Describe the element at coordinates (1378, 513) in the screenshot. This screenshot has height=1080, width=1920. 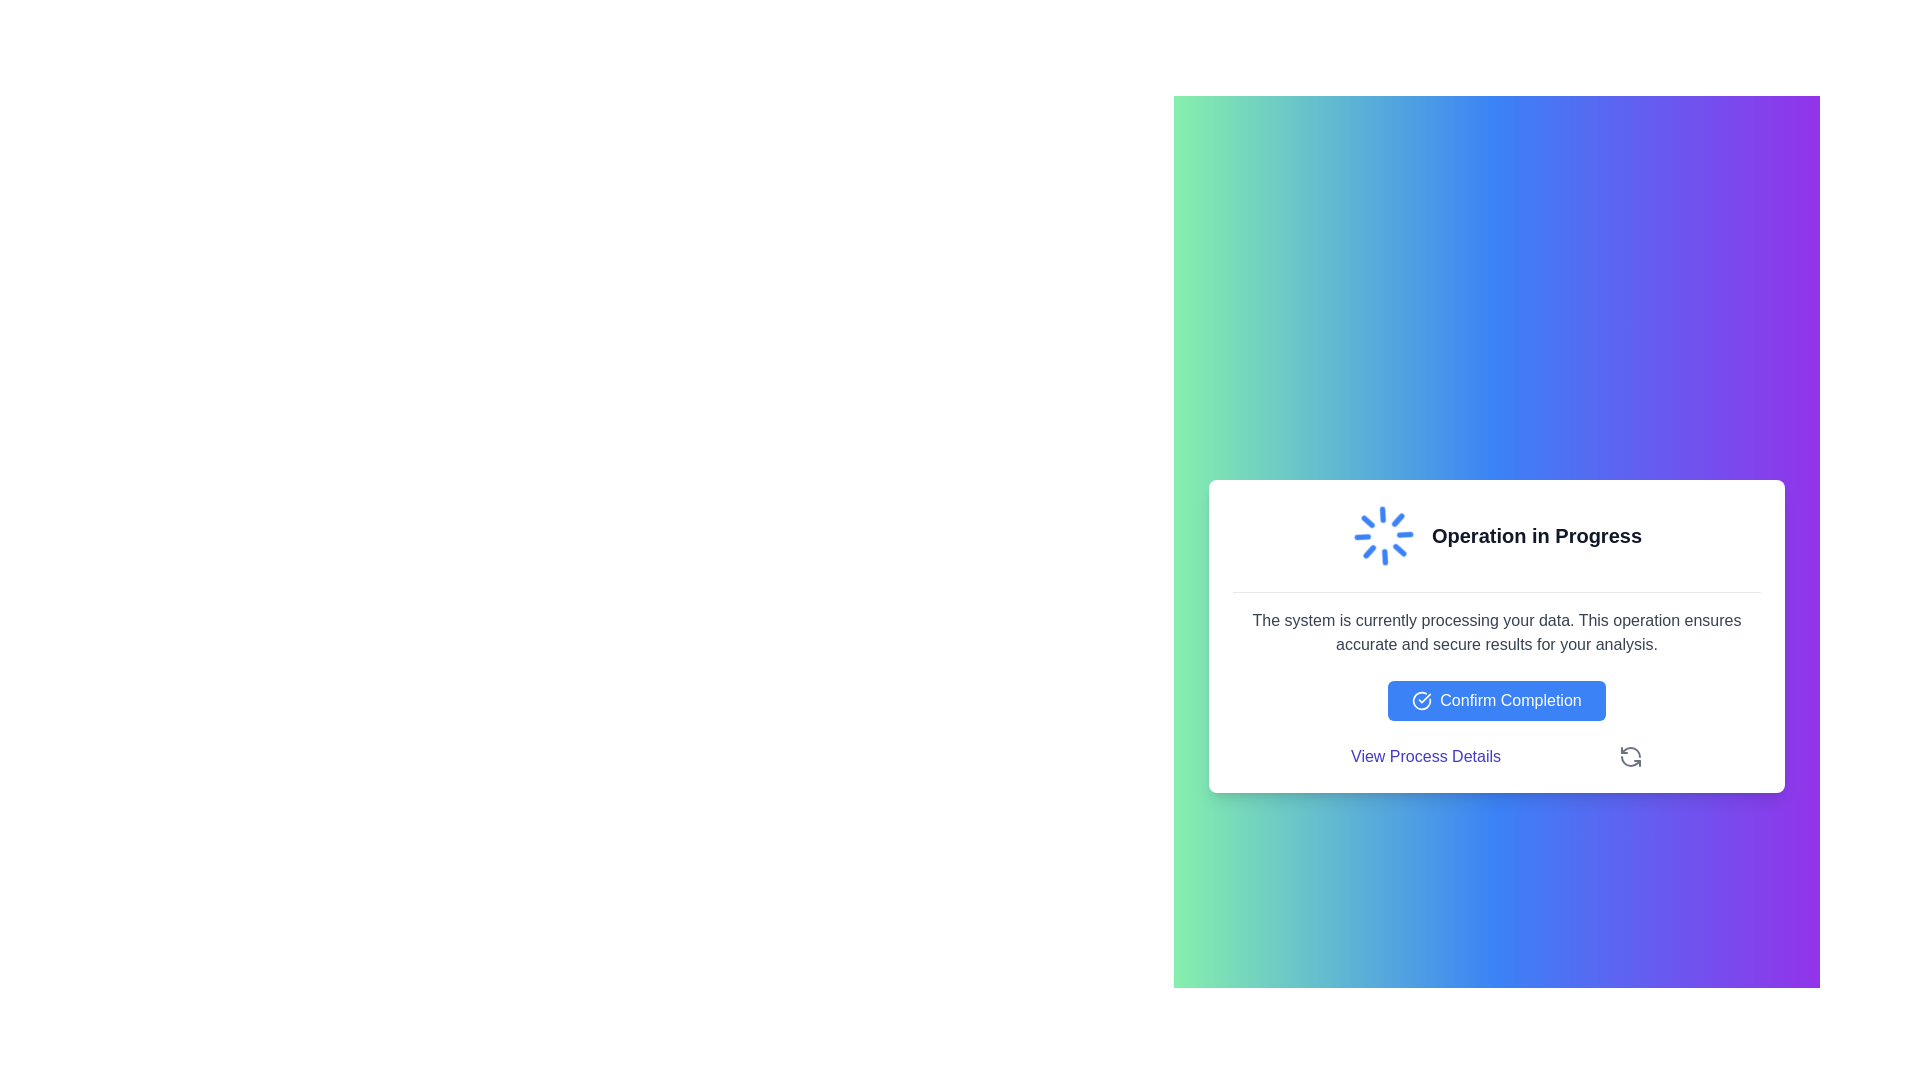
I see `the fifth segment of the blue loading spinner within the modal window titled 'Operation in Progress'` at that location.